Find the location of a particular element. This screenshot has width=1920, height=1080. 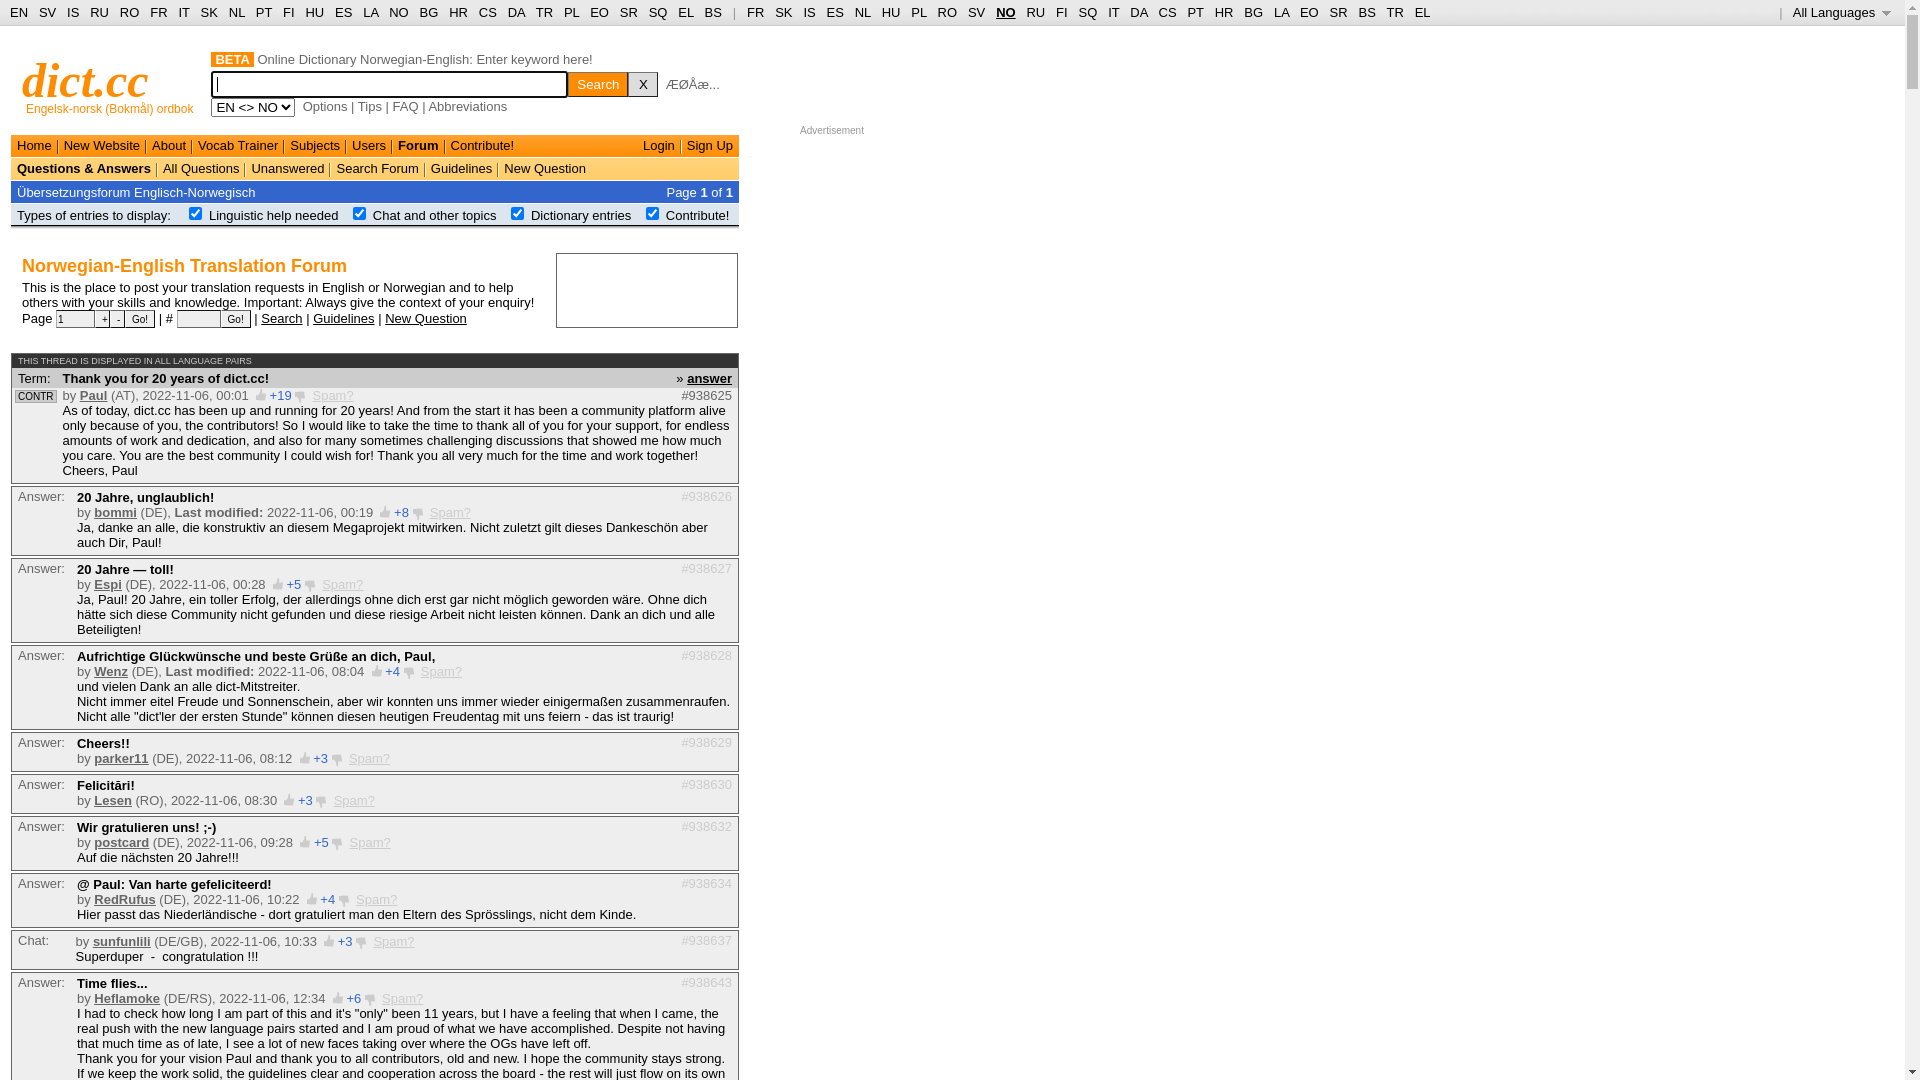

'#938625' is located at coordinates (706, 395).